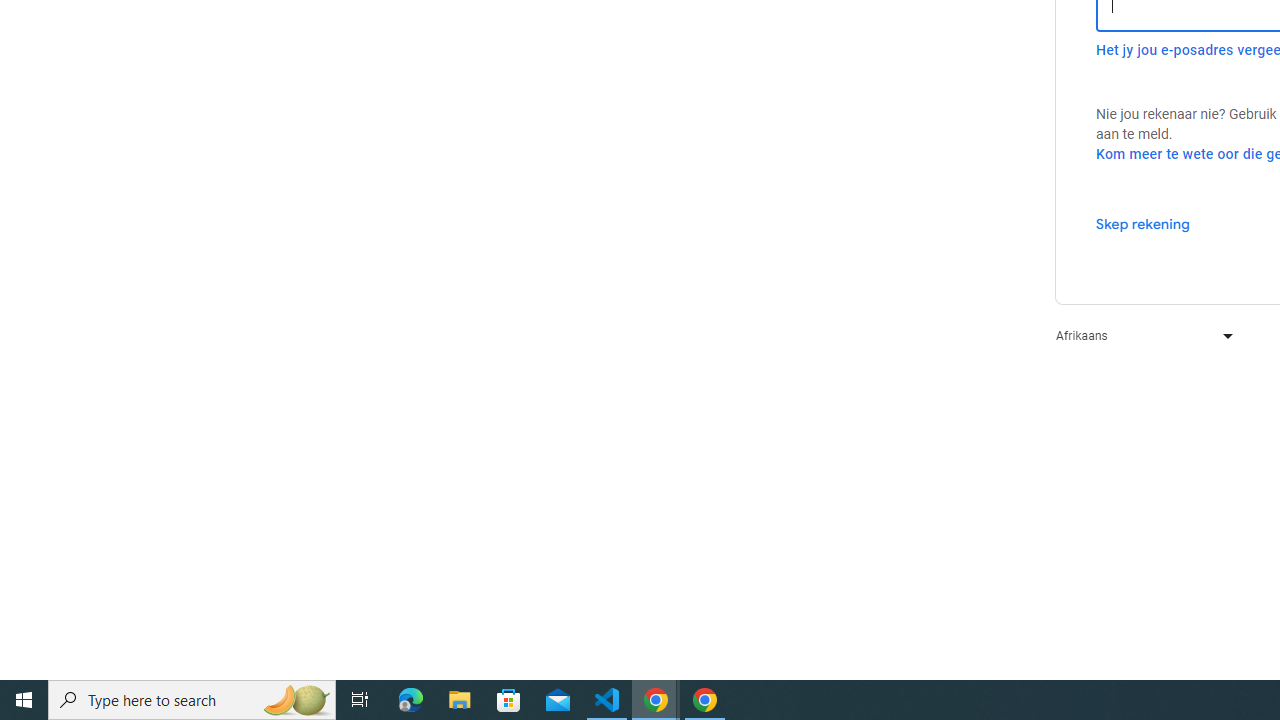 This screenshot has width=1280, height=720. I want to click on 'Skep rekening', so click(1142, 223).